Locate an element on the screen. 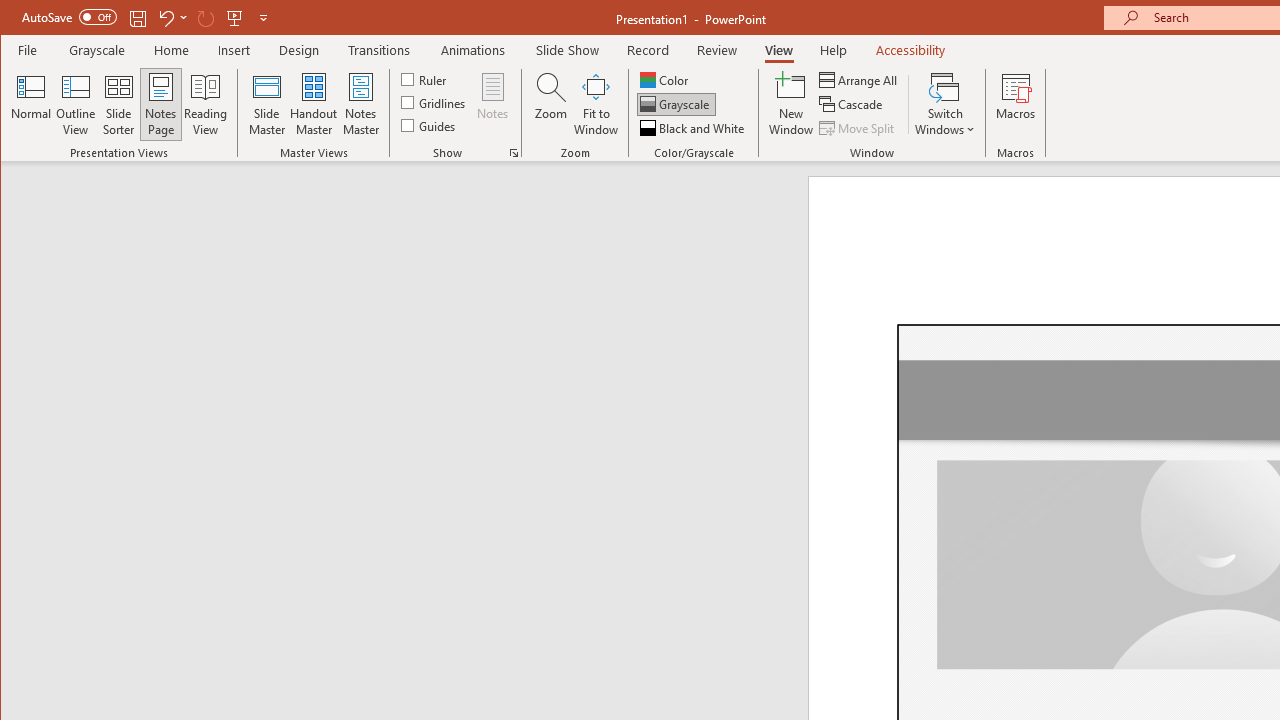  'New Window' is located at coordinates (790, 104).